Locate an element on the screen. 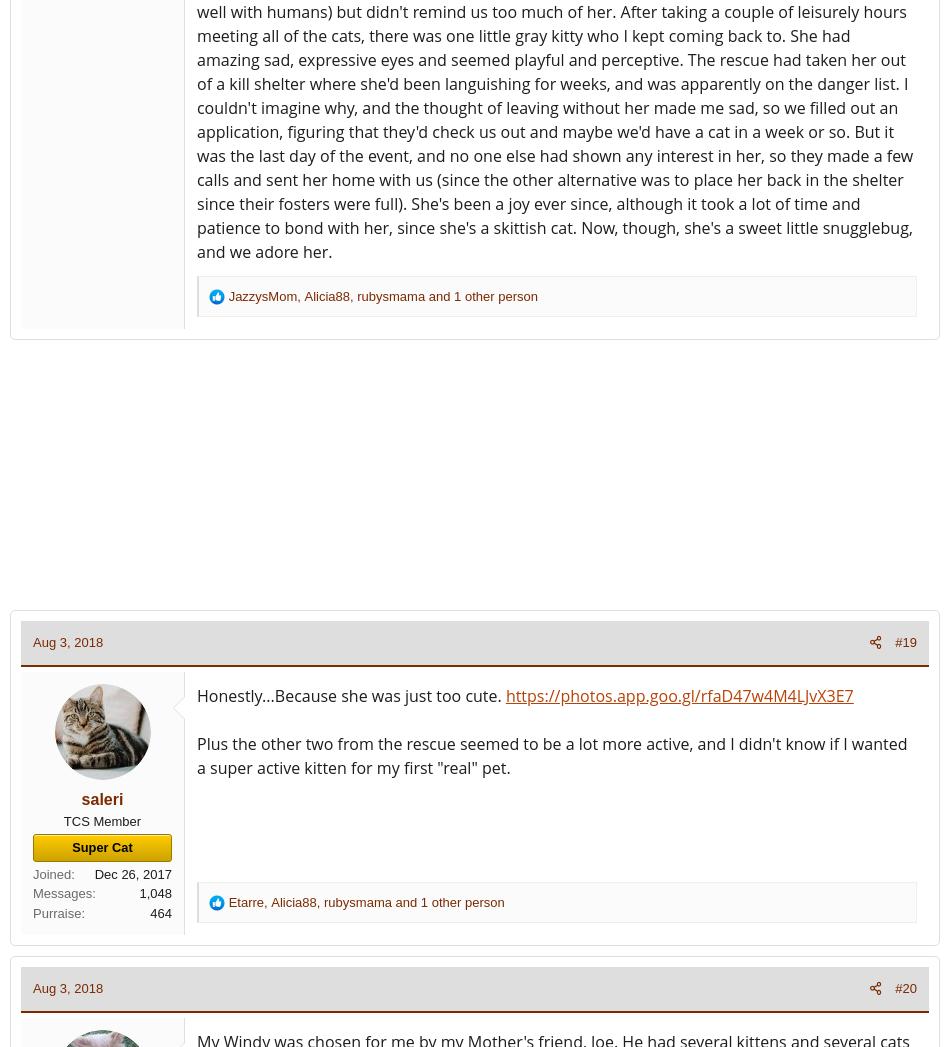 The height and width of the screenshot is (1047, 950). 'Purraise' is located at coordinates (57, 912).